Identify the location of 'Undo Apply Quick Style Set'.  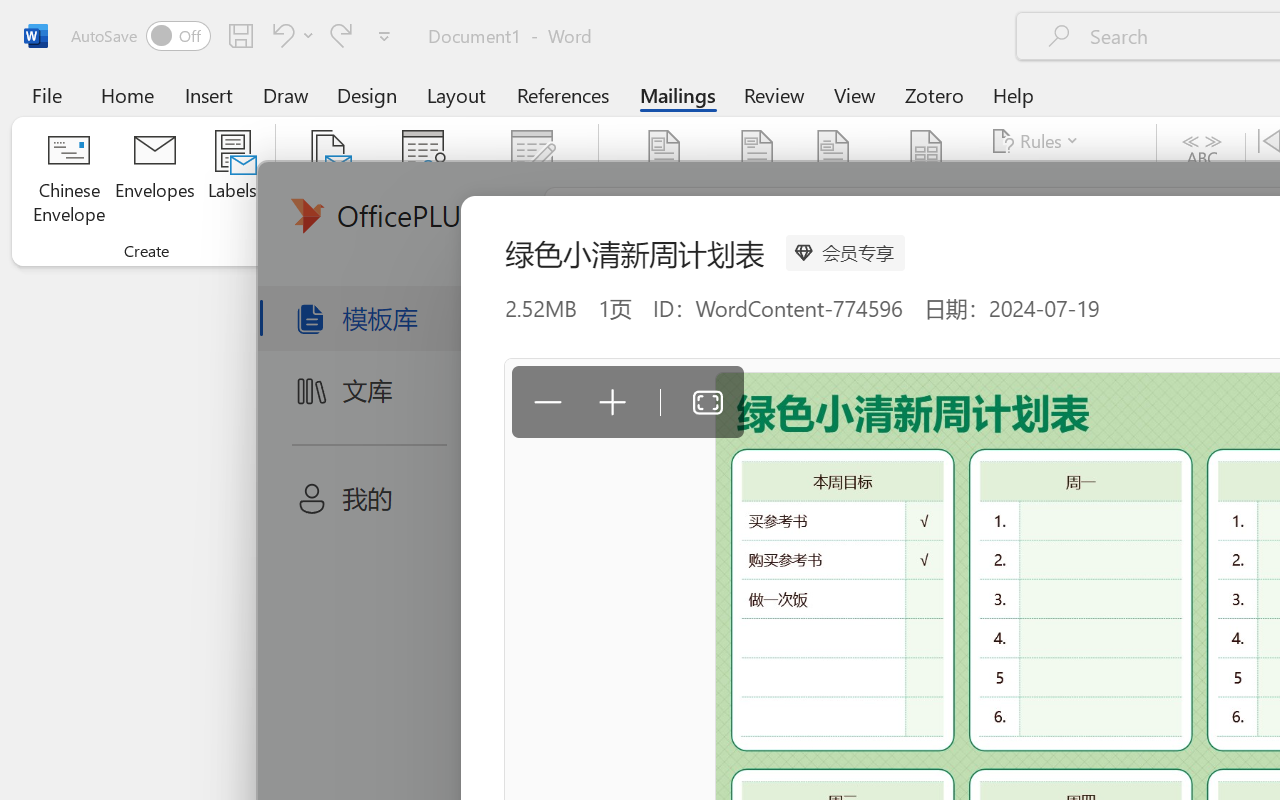
(279, 34).